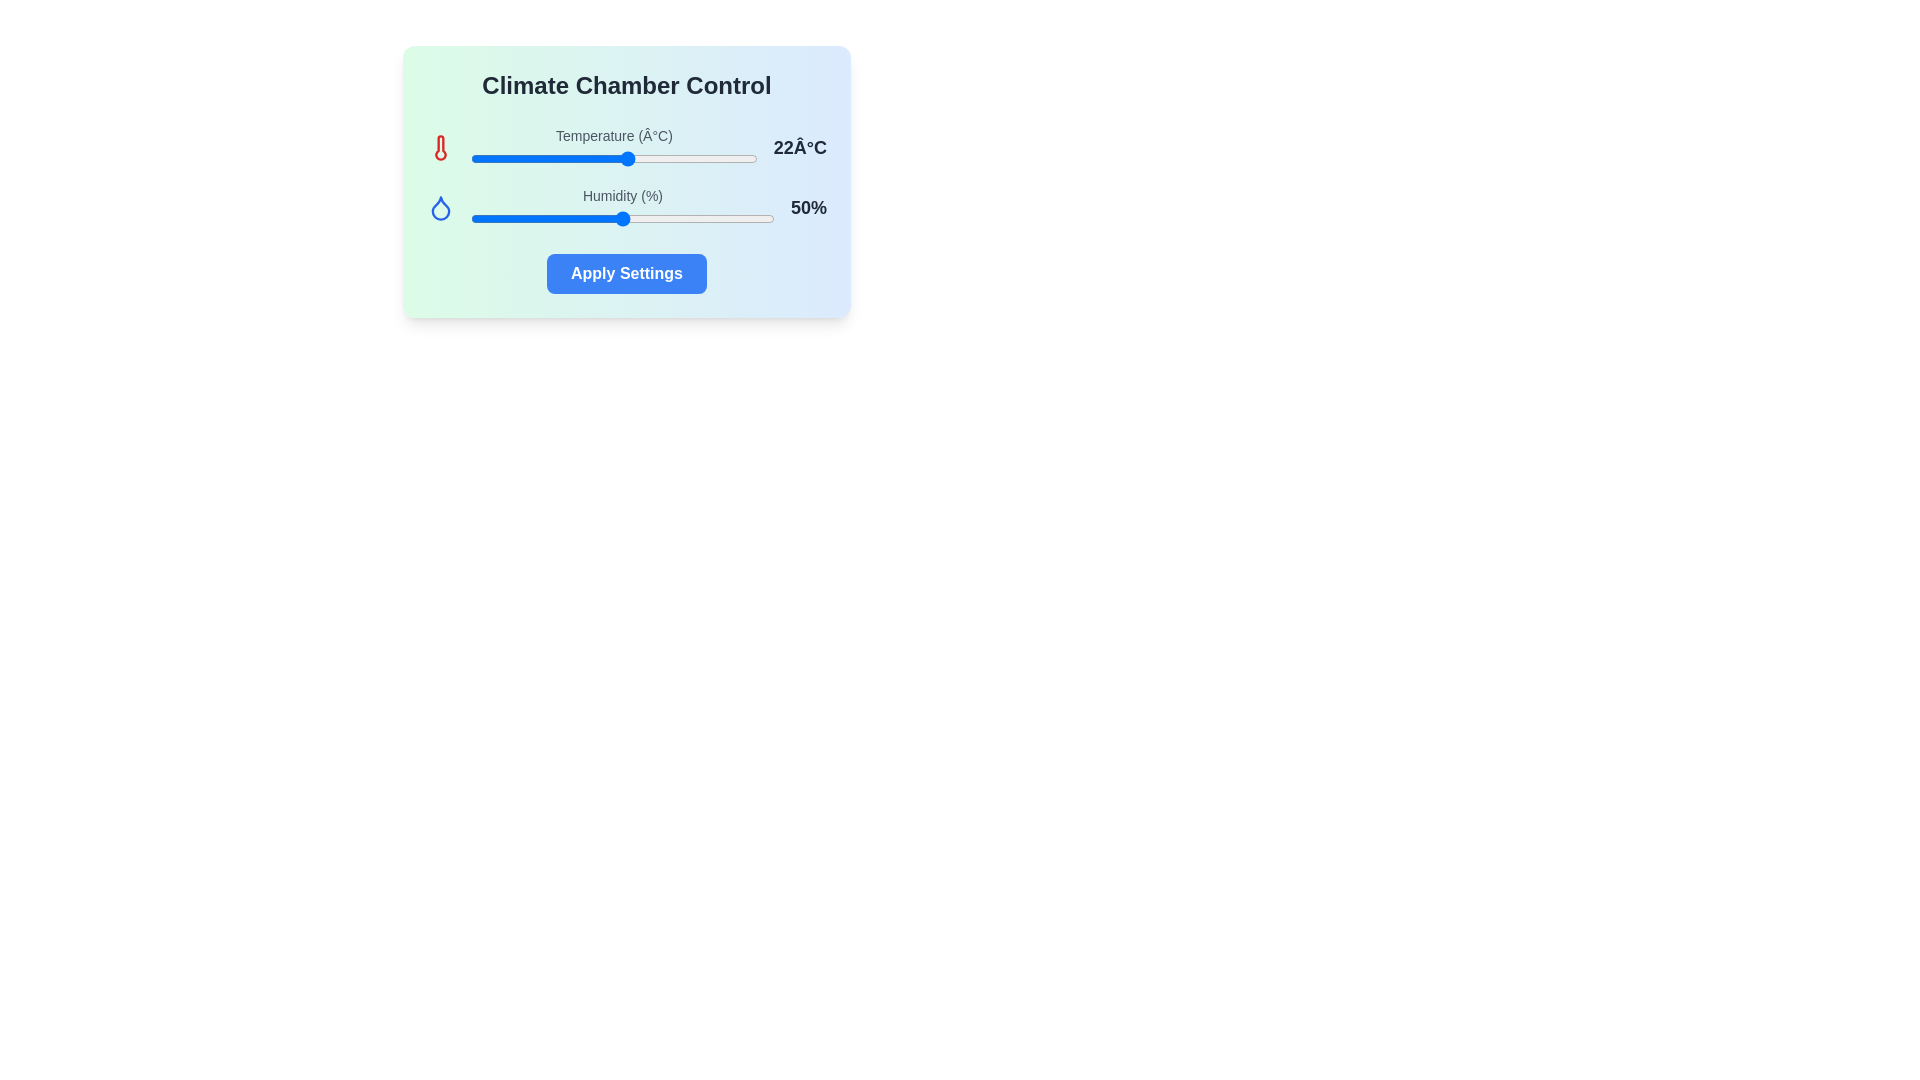 This screenshot has width=1920, height=1080. What do you see at coordinates (542, 157) in the screenshot?
I see `the temperature slider to 10 degrees Celsius` at bounding box center [542, 157].